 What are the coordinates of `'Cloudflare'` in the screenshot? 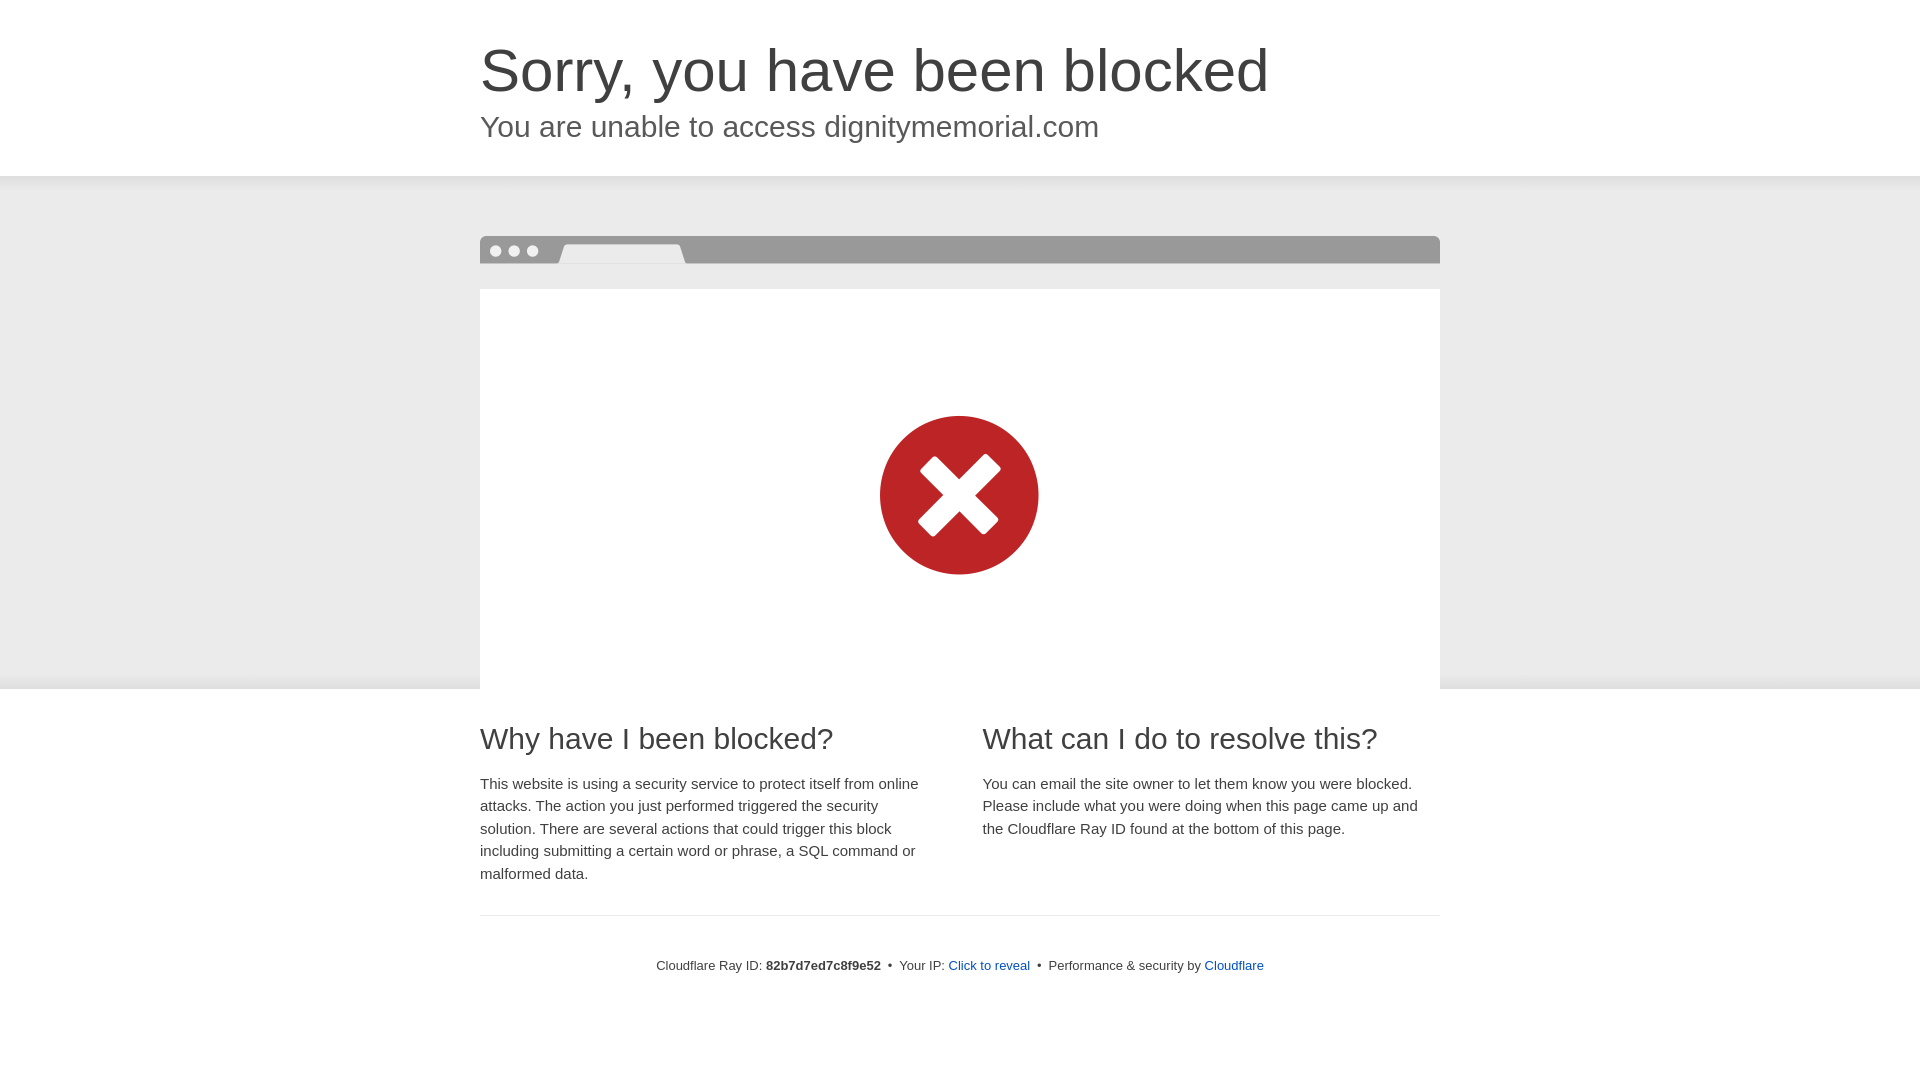 It's located at (1233, 964).